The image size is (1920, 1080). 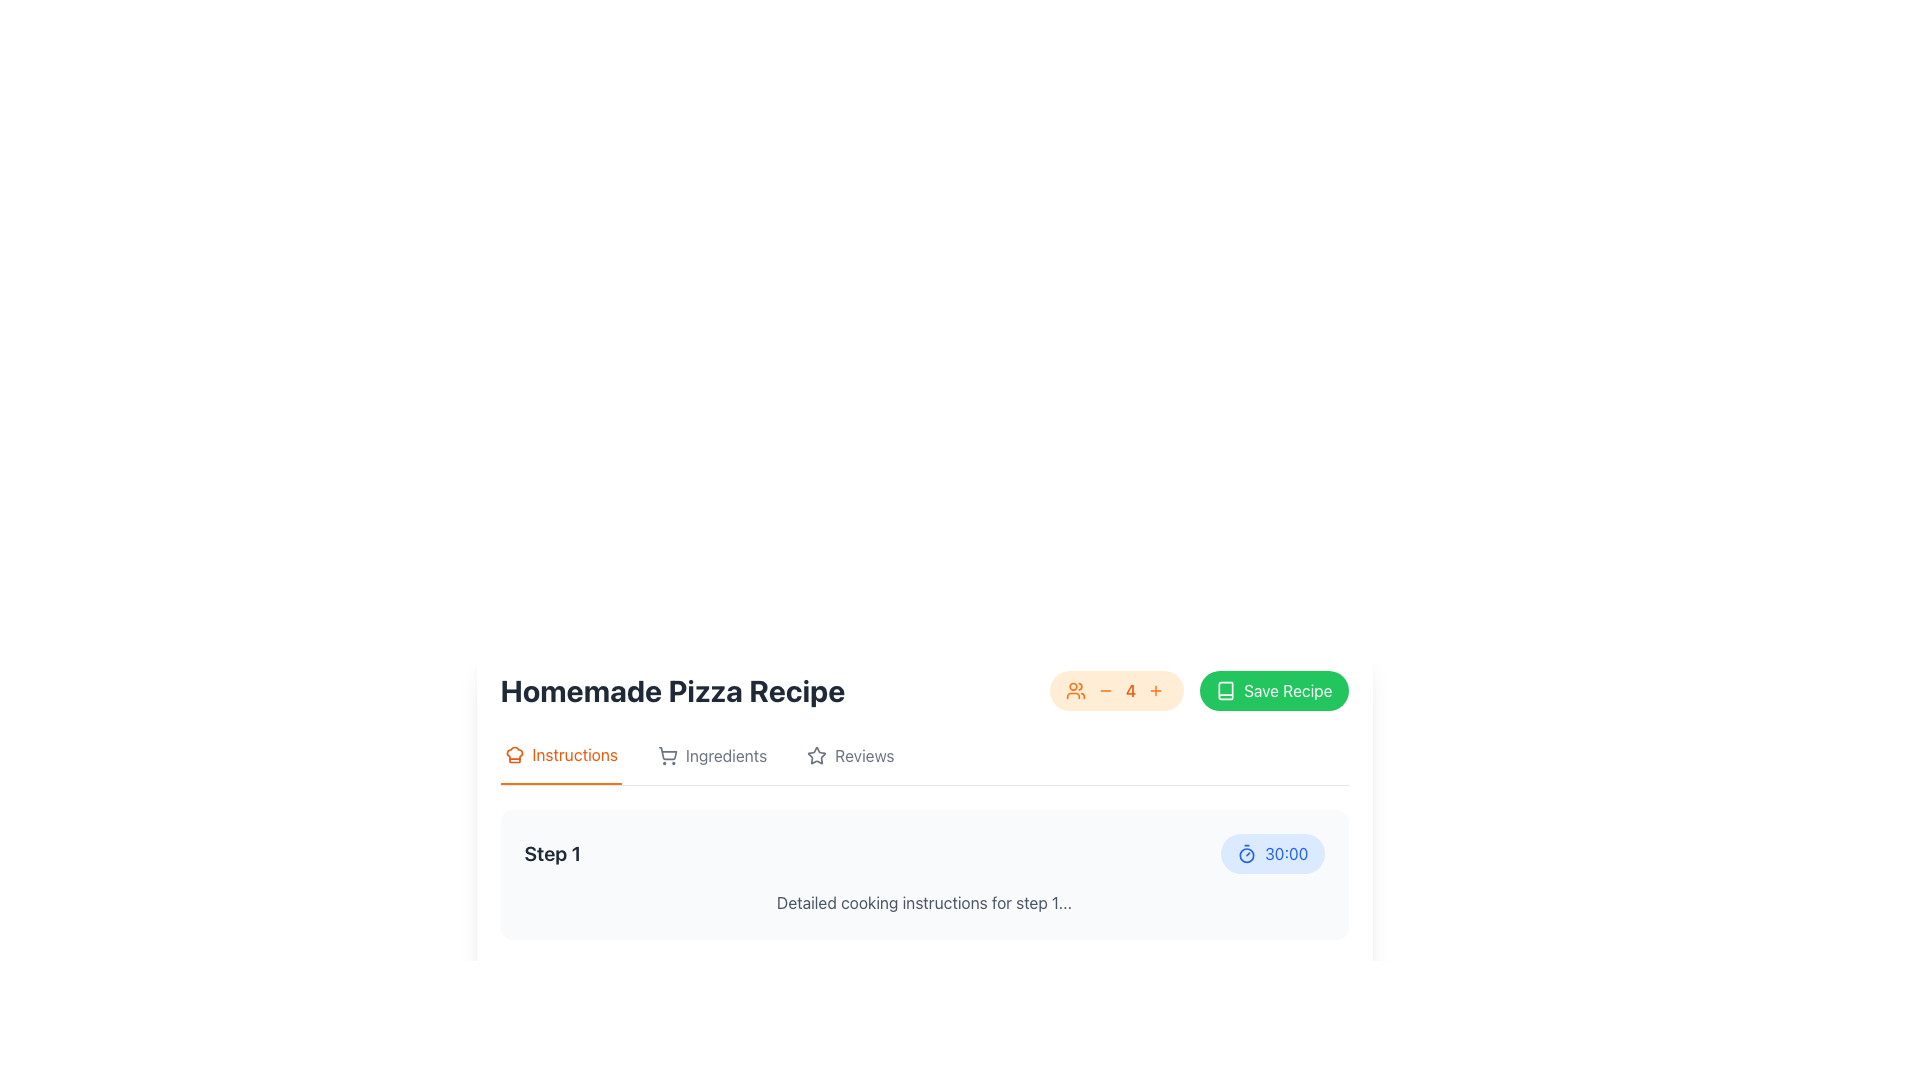 I want to click on the star-shaped icon, which is styled with a thin outline and no fill color, located in the top-right section of the interface near the 'Save Recipe' button, so click(x=817, y=755).